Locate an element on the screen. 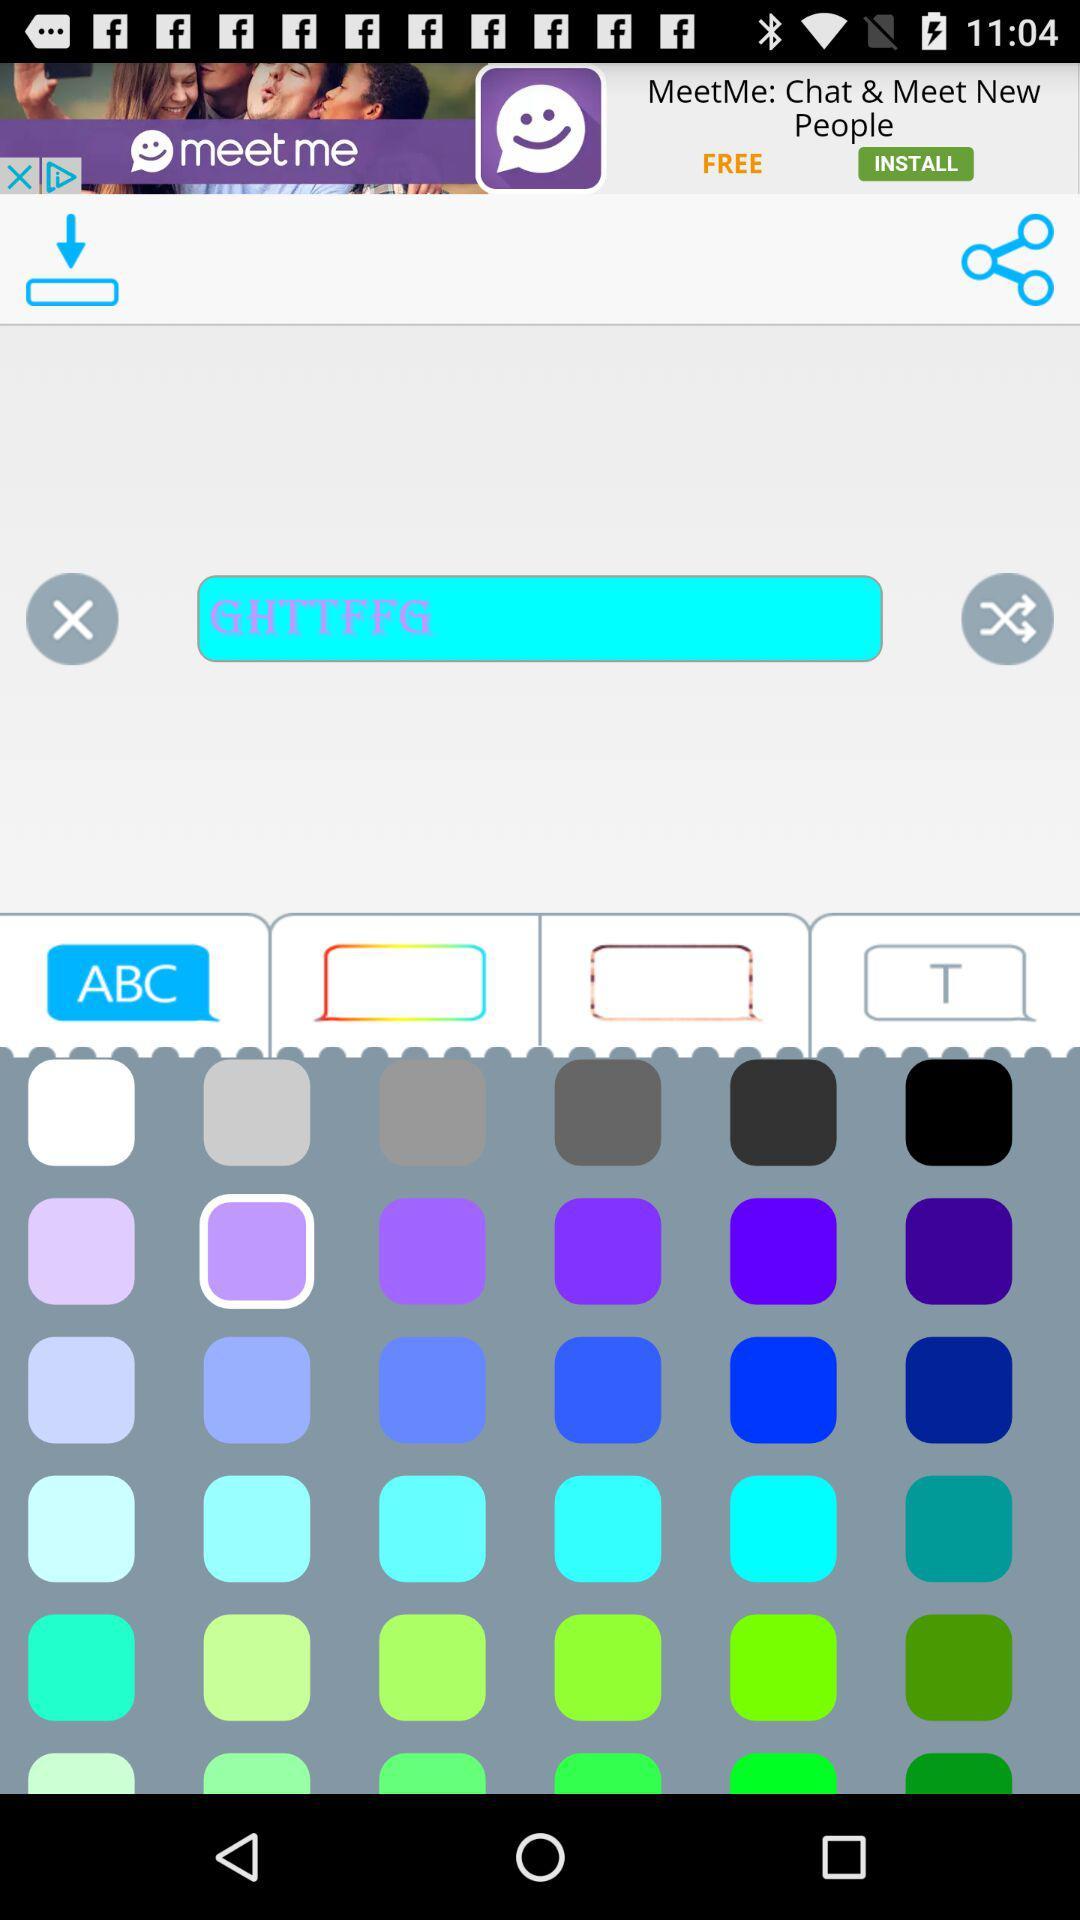  the share icon is located at coordinates (1007, 277).